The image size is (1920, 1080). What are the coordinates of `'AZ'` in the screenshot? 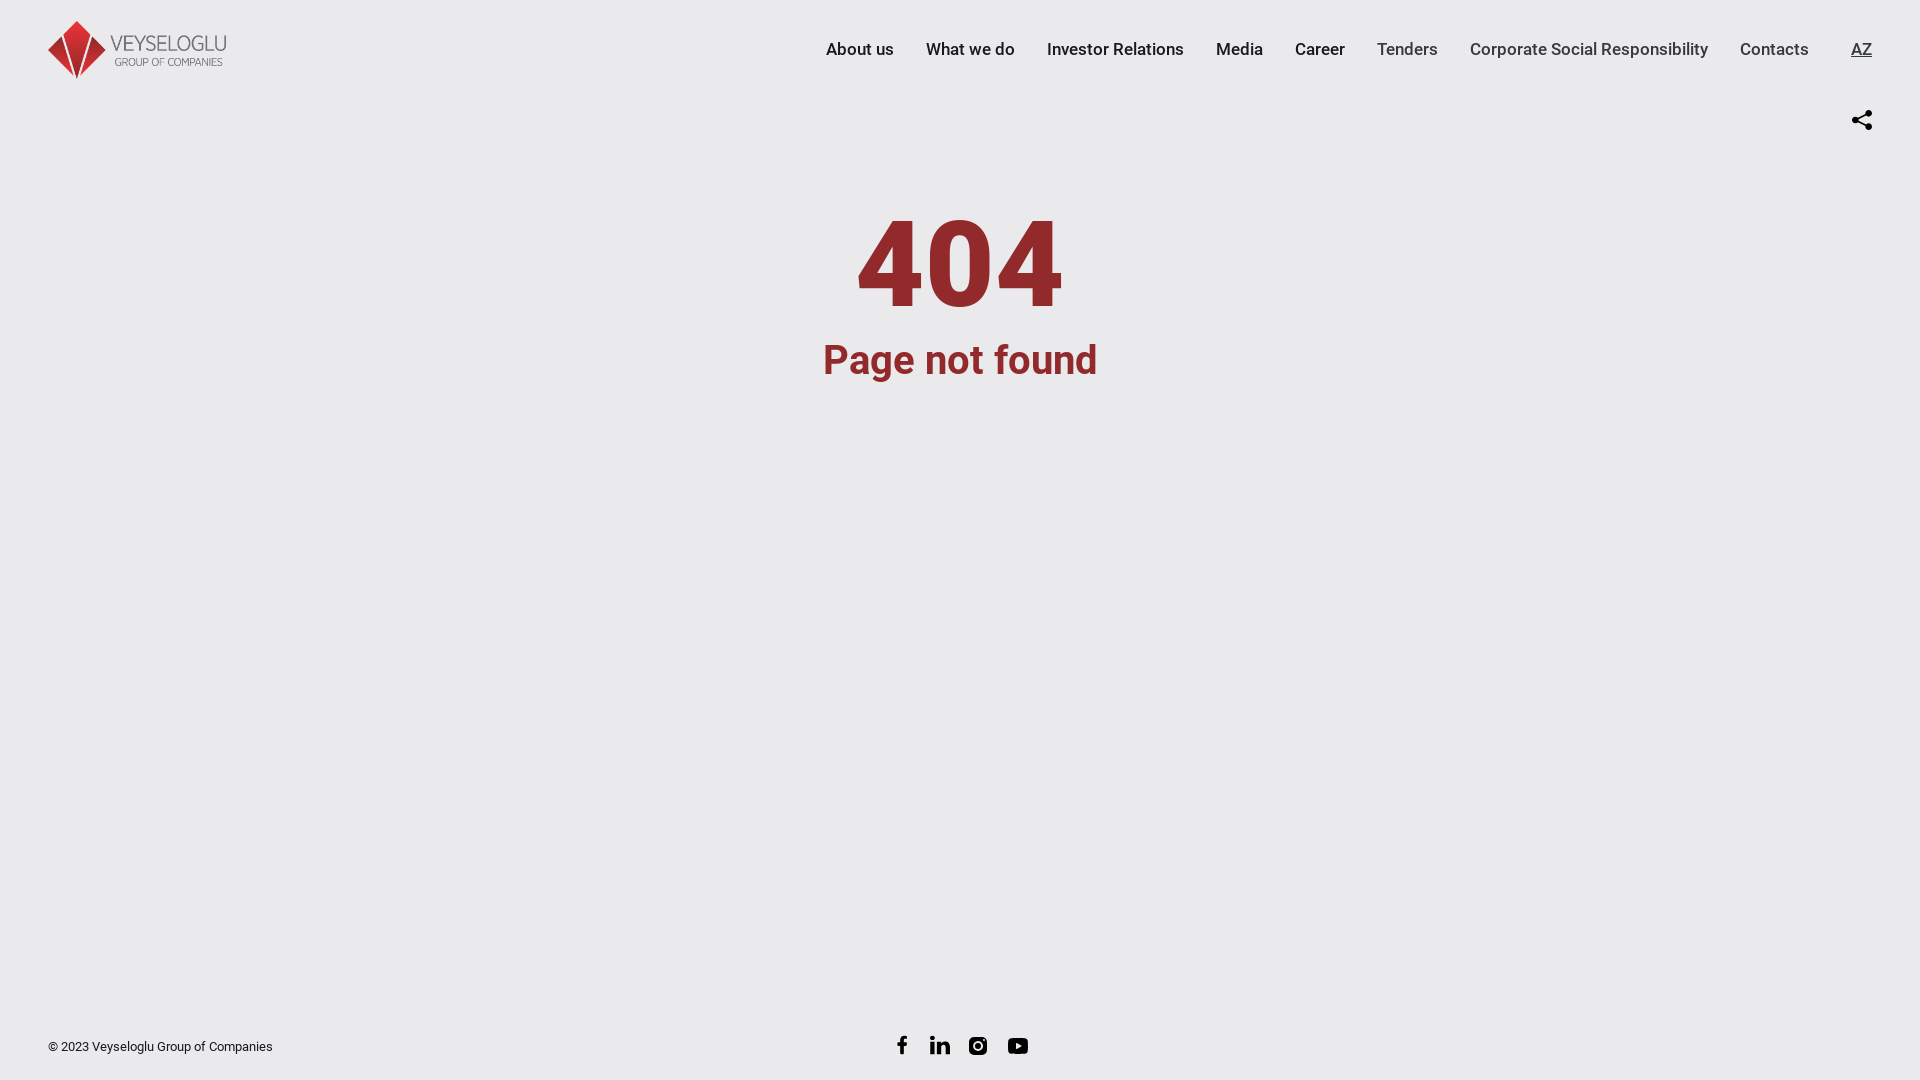 It's located at (1860, 48).